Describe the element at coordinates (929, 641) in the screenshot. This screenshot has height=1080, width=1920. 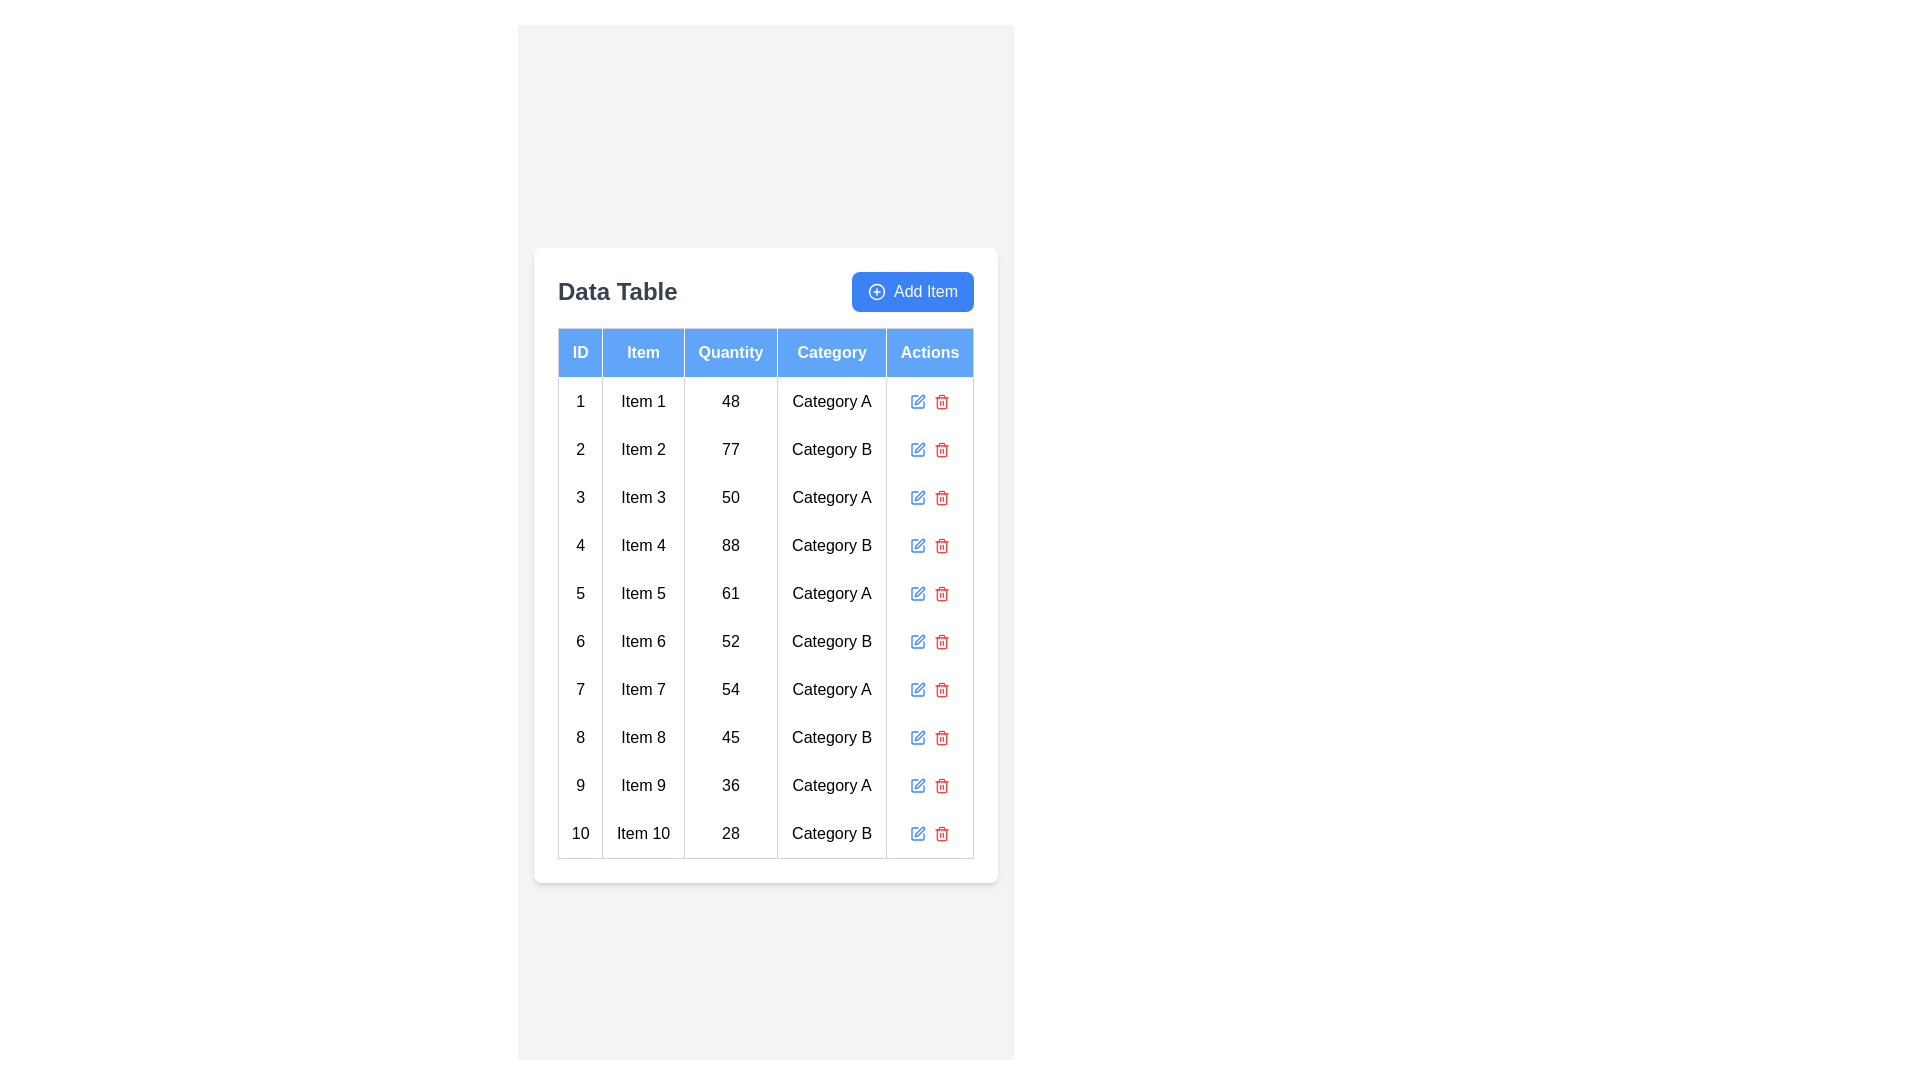
I see `the blue pencil icon in the 'Actions' column of the data table corresponding to 'Item 6'` at that location.